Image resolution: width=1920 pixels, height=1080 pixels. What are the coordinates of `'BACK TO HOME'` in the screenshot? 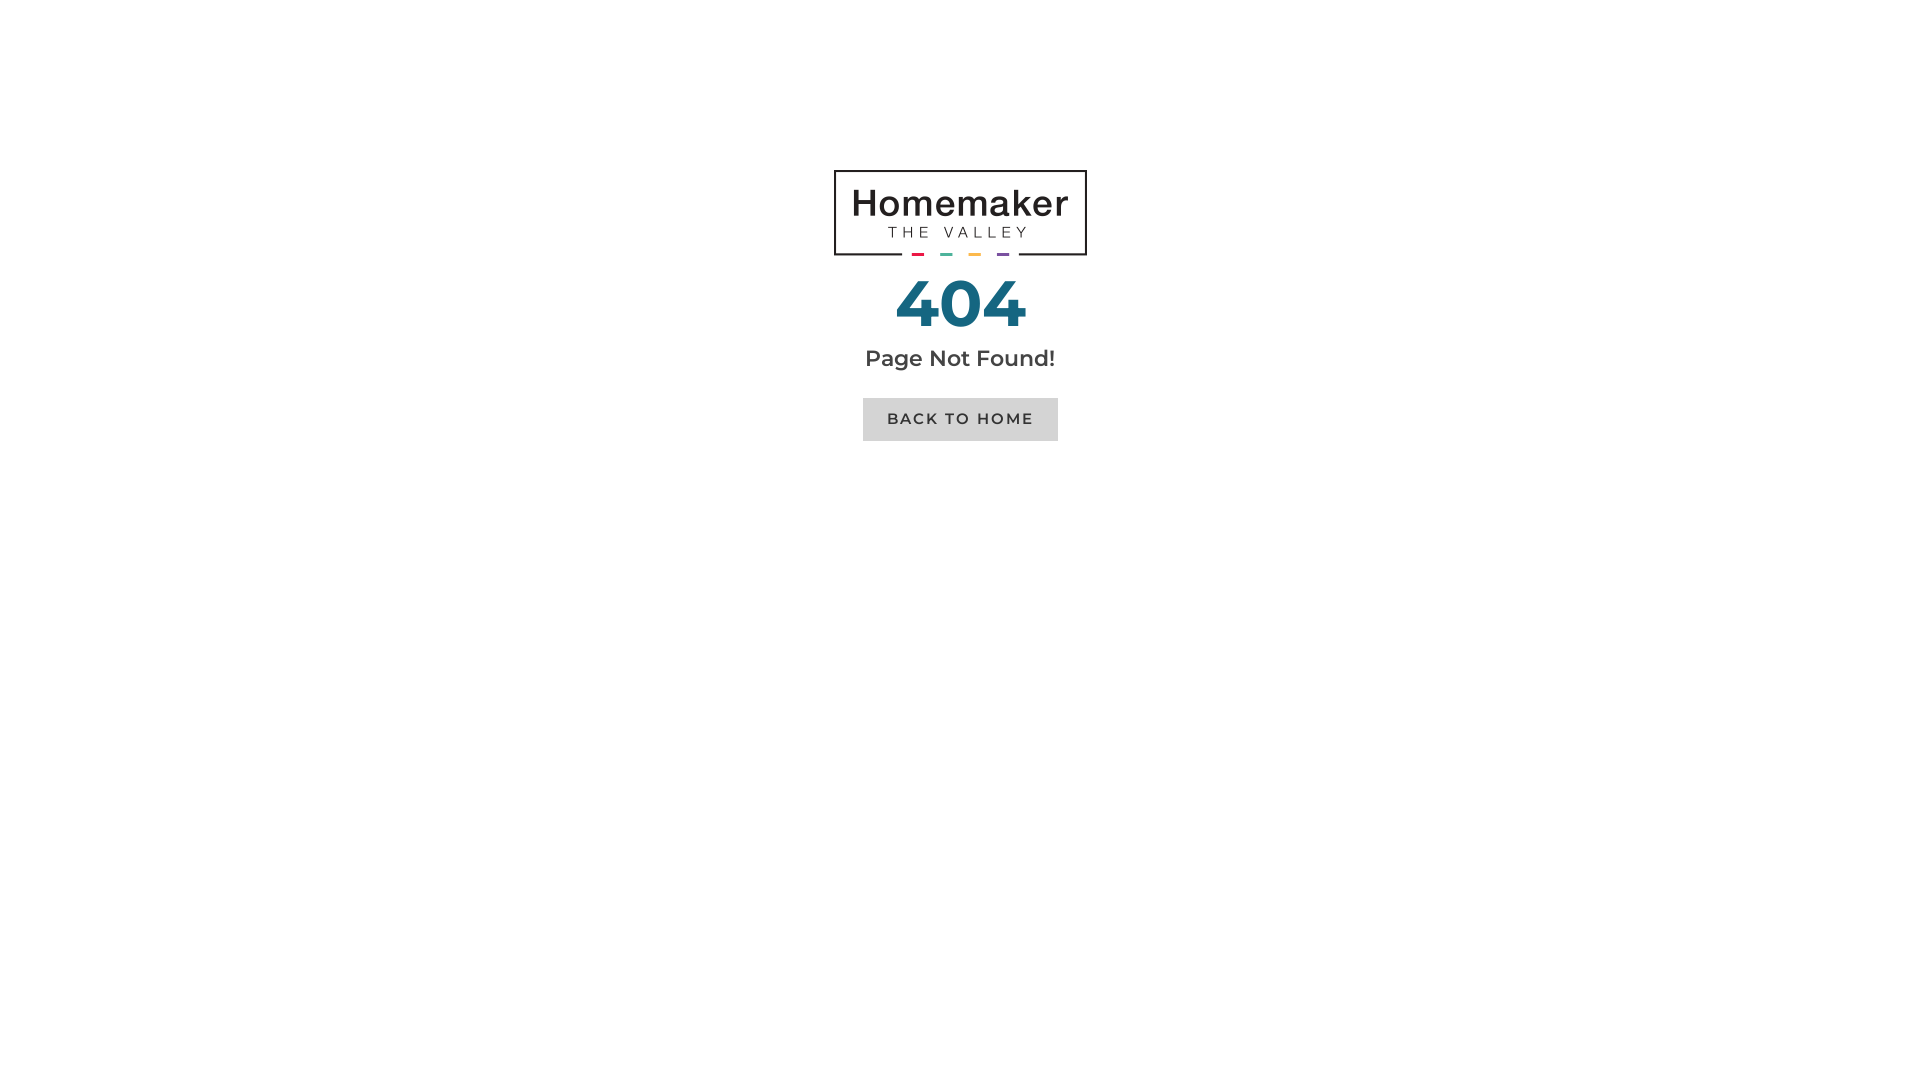 It's located at (958, 418).